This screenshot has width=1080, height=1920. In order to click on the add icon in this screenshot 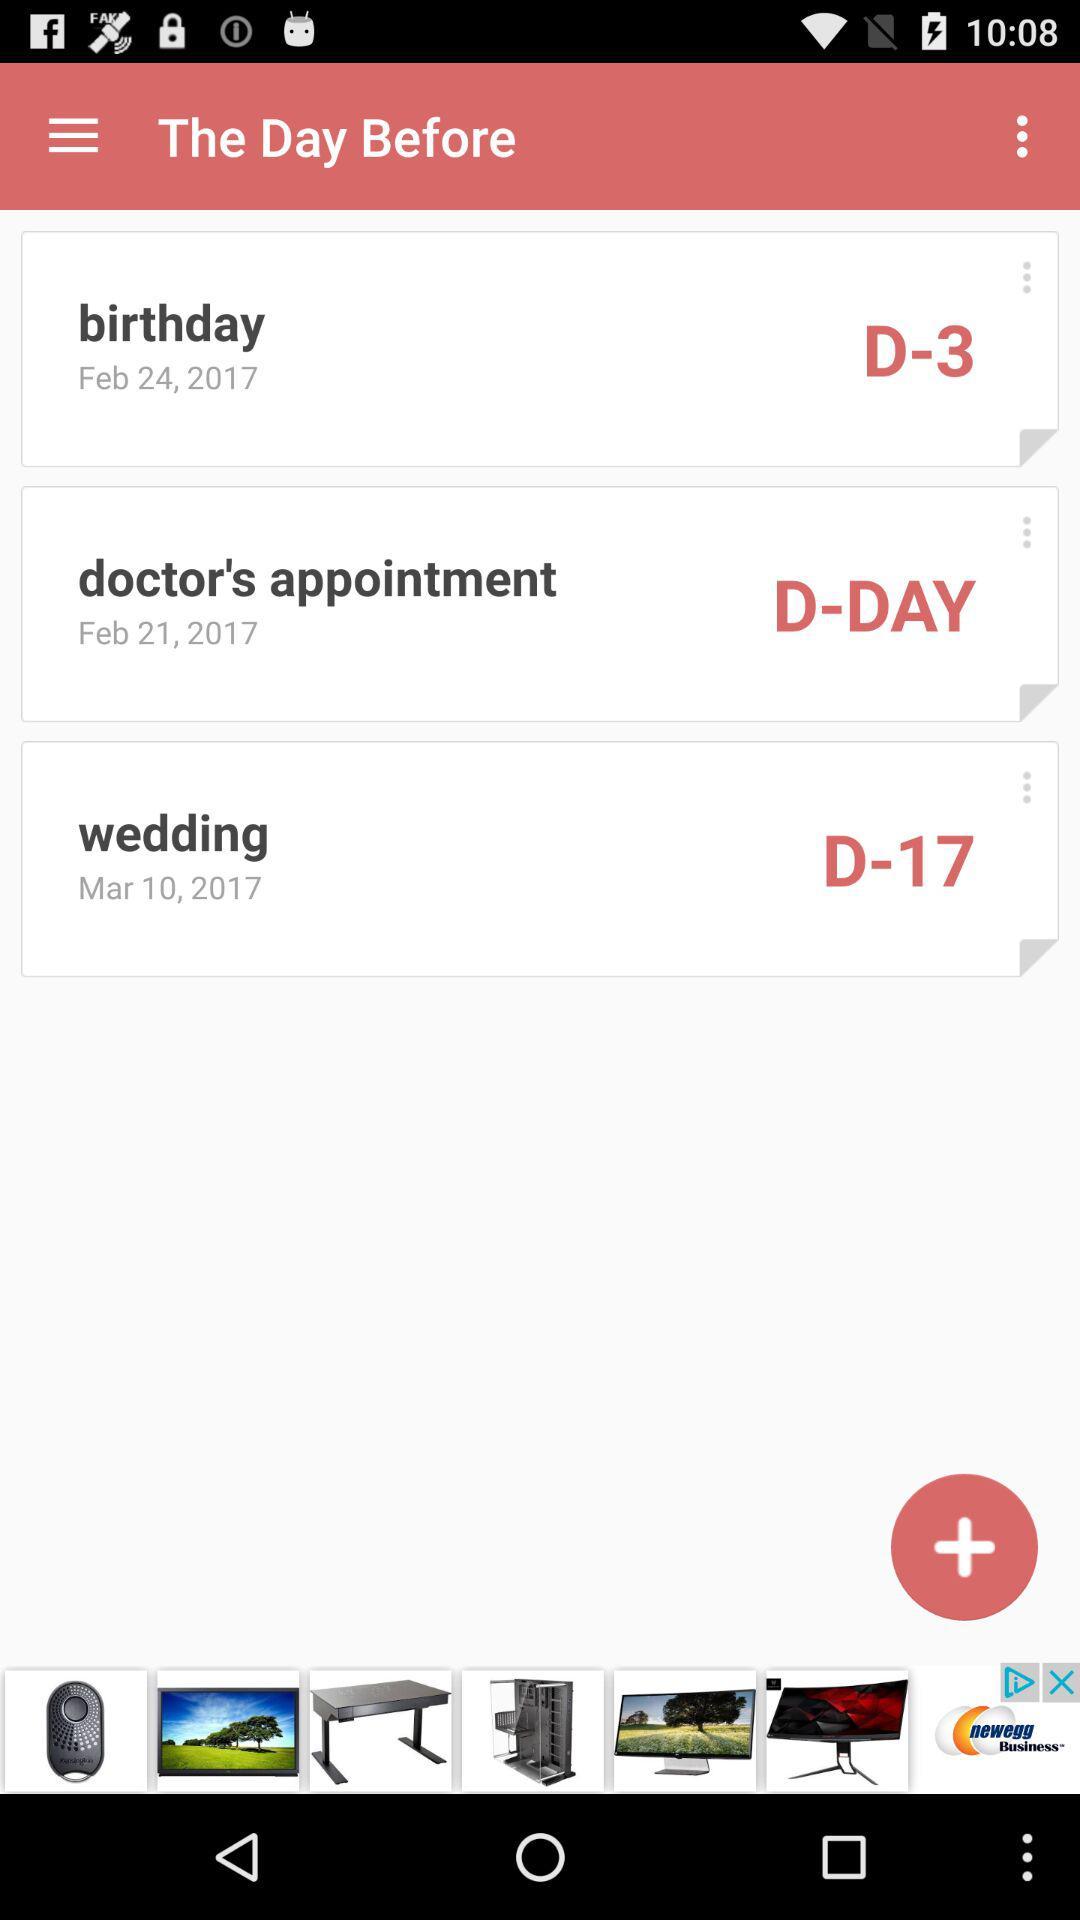, I will do `click(963, 1656)`.